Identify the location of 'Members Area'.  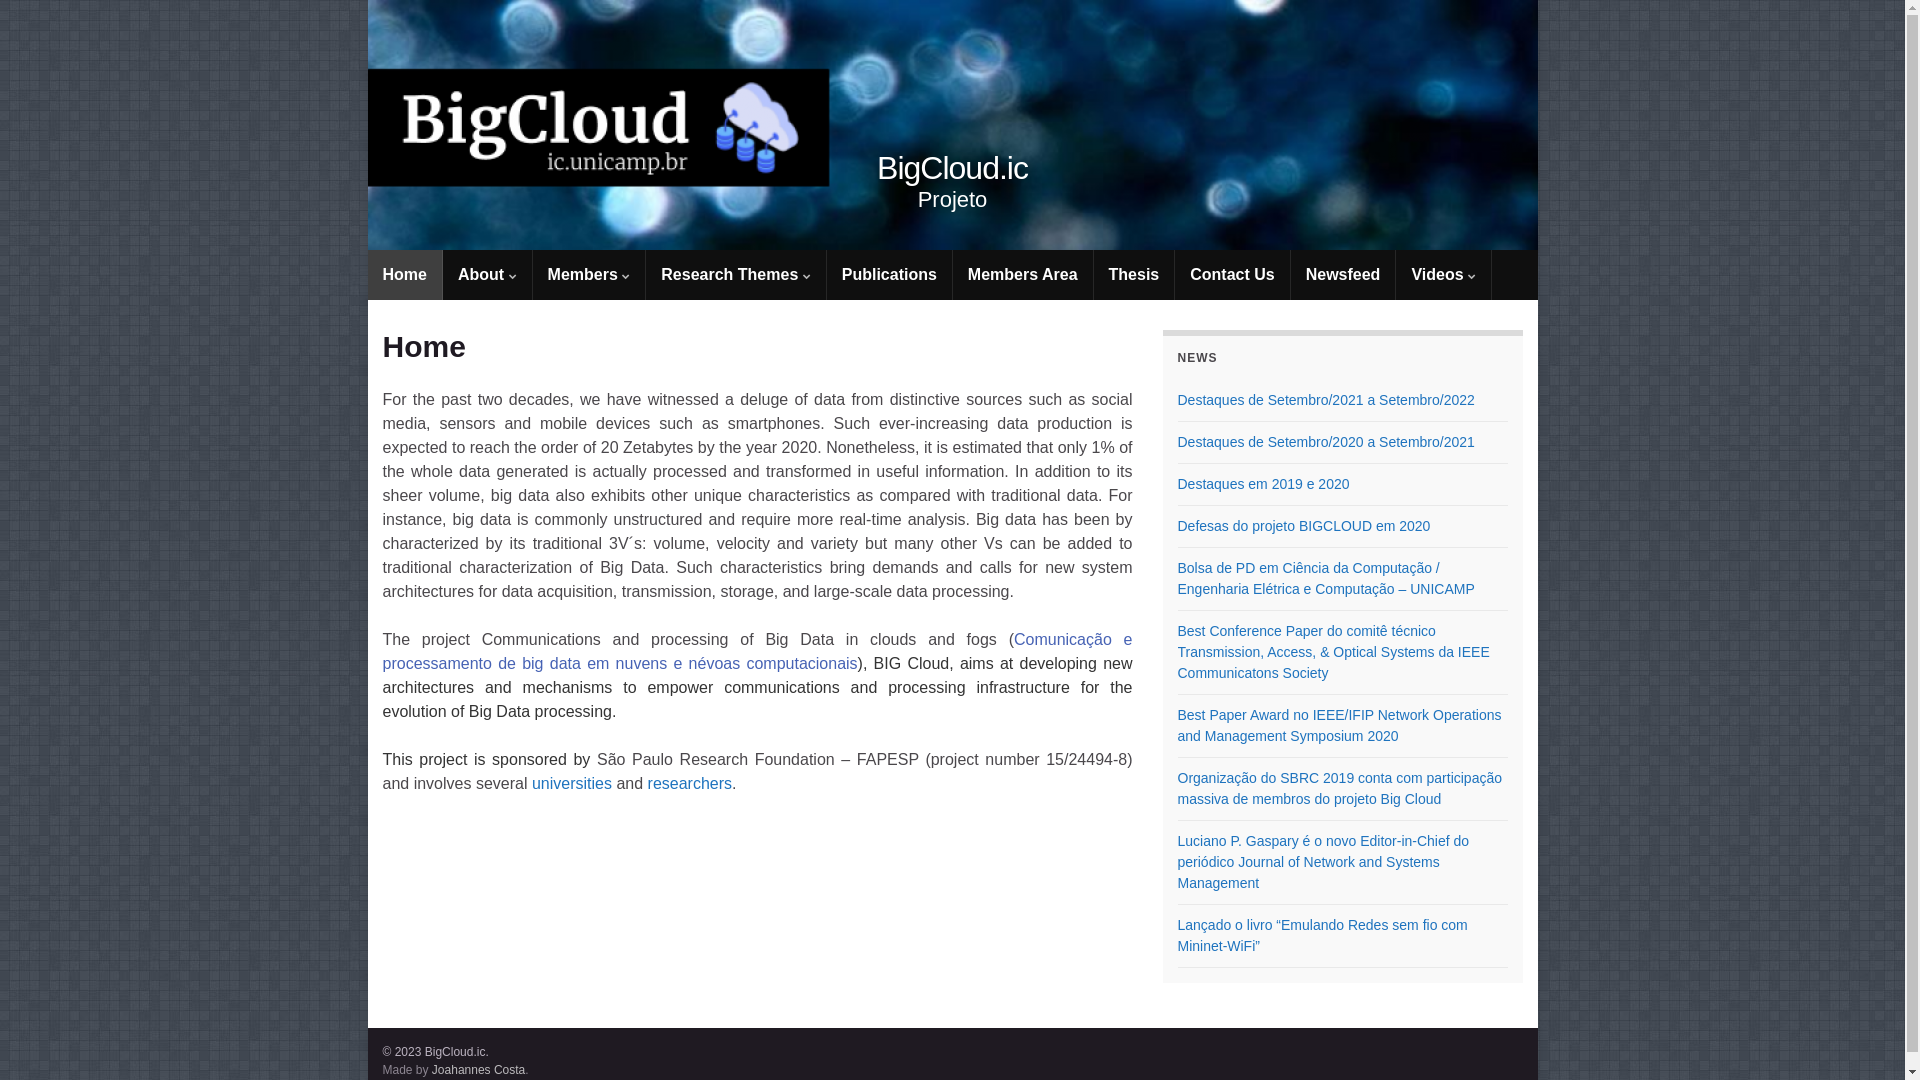
(952, 274).